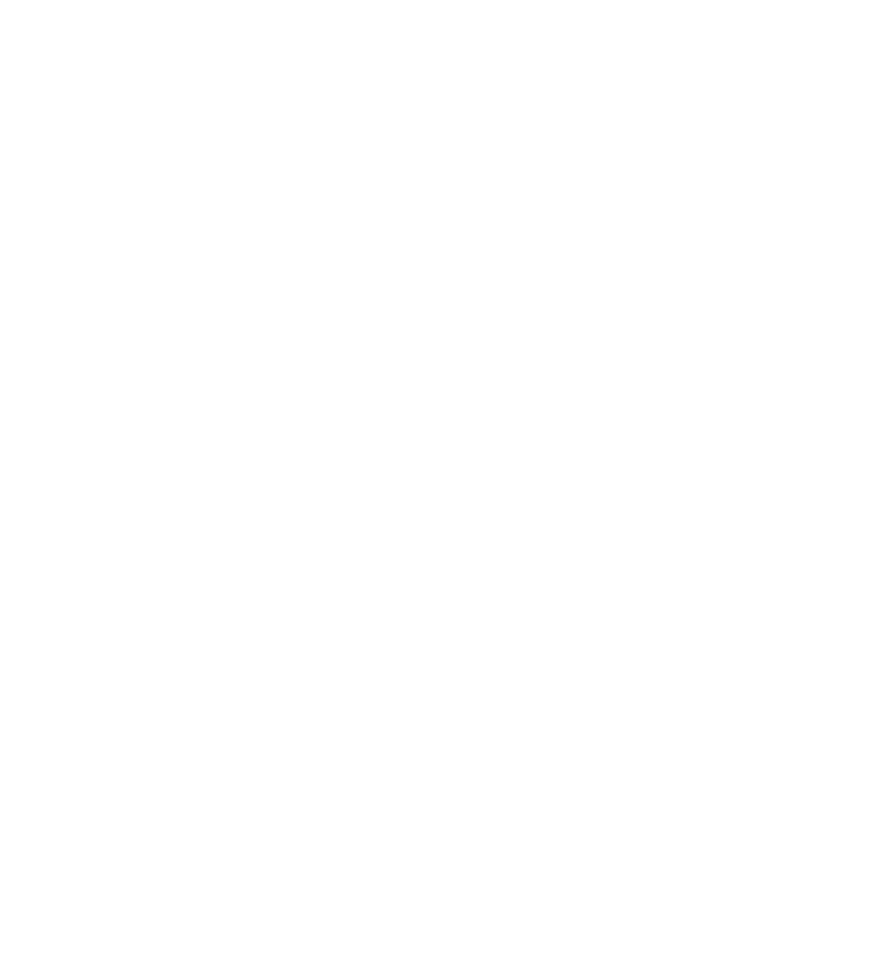 The height and width of the screenshot is (973, 870). I want to click on 'Tape It has launched Tape It Denoiser, a web-based, AI-powered free service that removes background noise.', so click(362, 95).